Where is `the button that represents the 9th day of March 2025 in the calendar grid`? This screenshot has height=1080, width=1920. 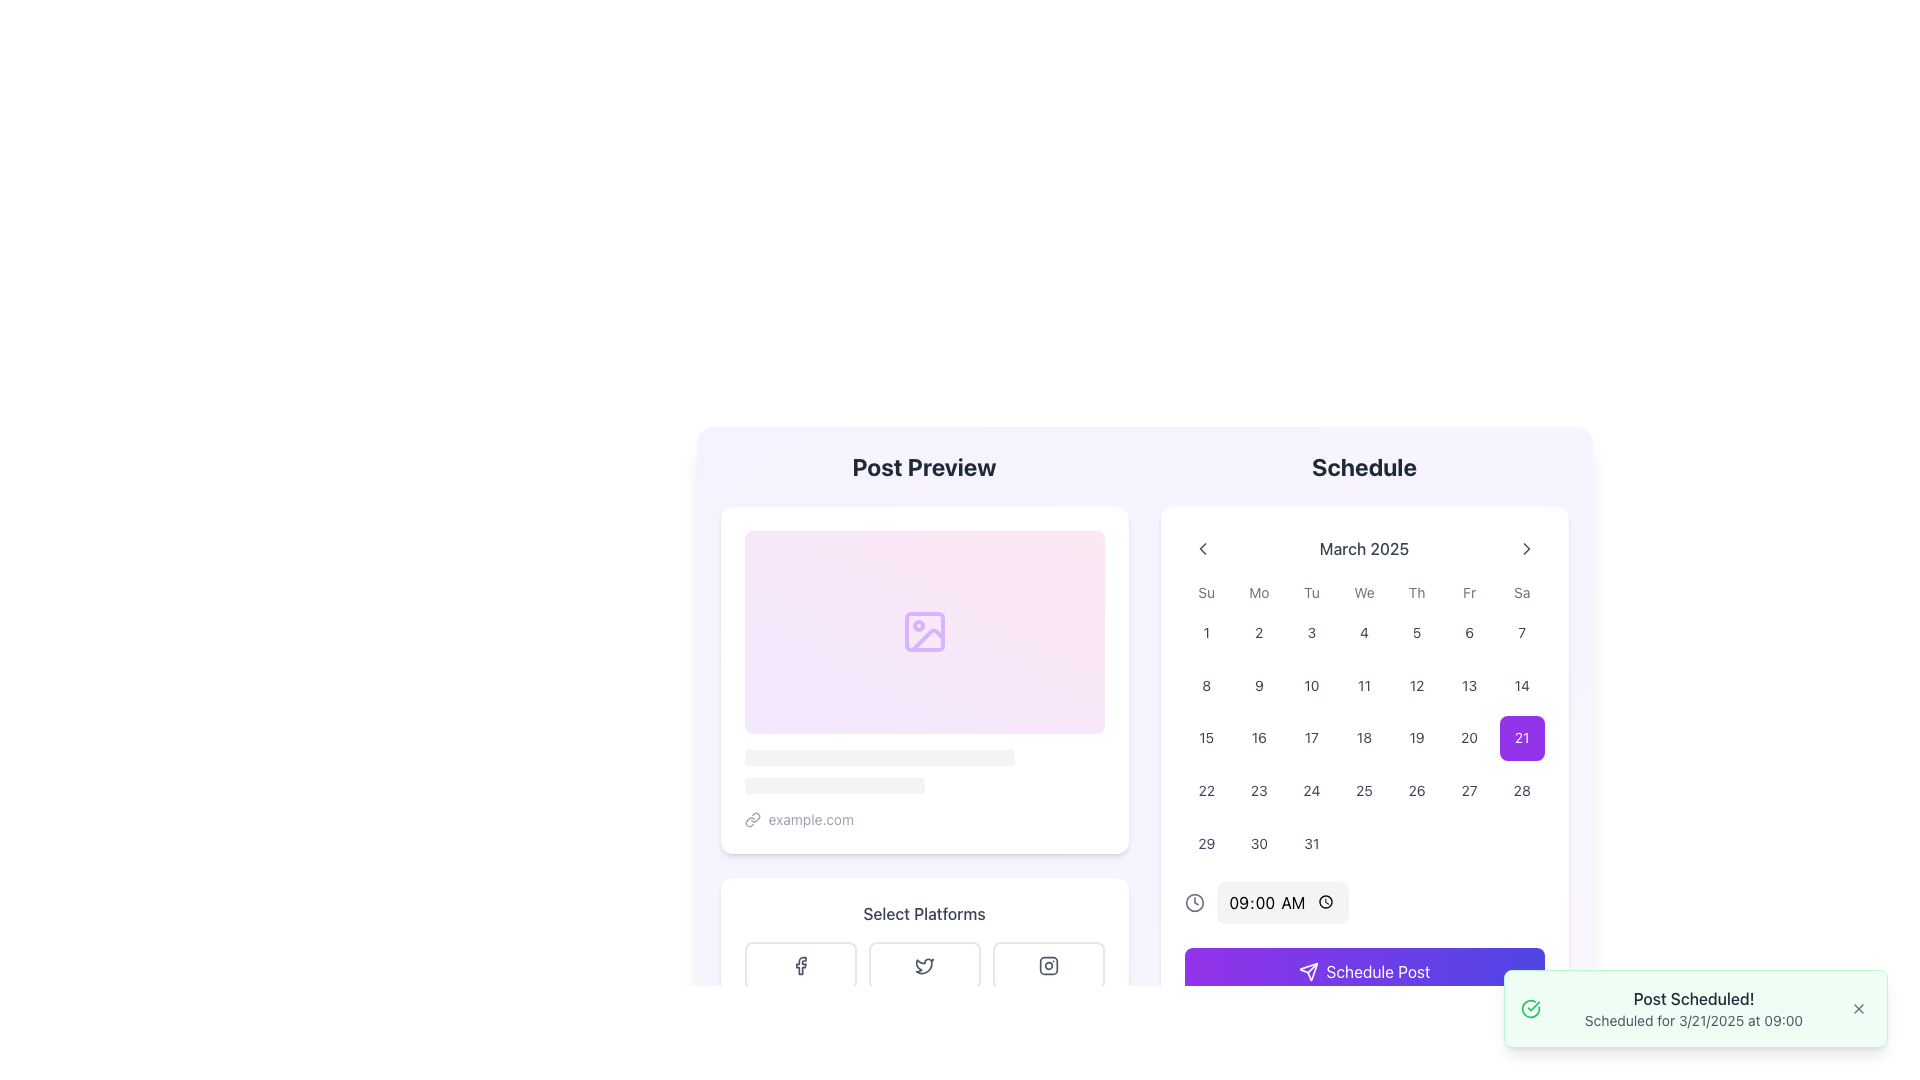 the button that represents the 9th day of March 2025 in the calendar grid is located at coordinates (1258, 684).